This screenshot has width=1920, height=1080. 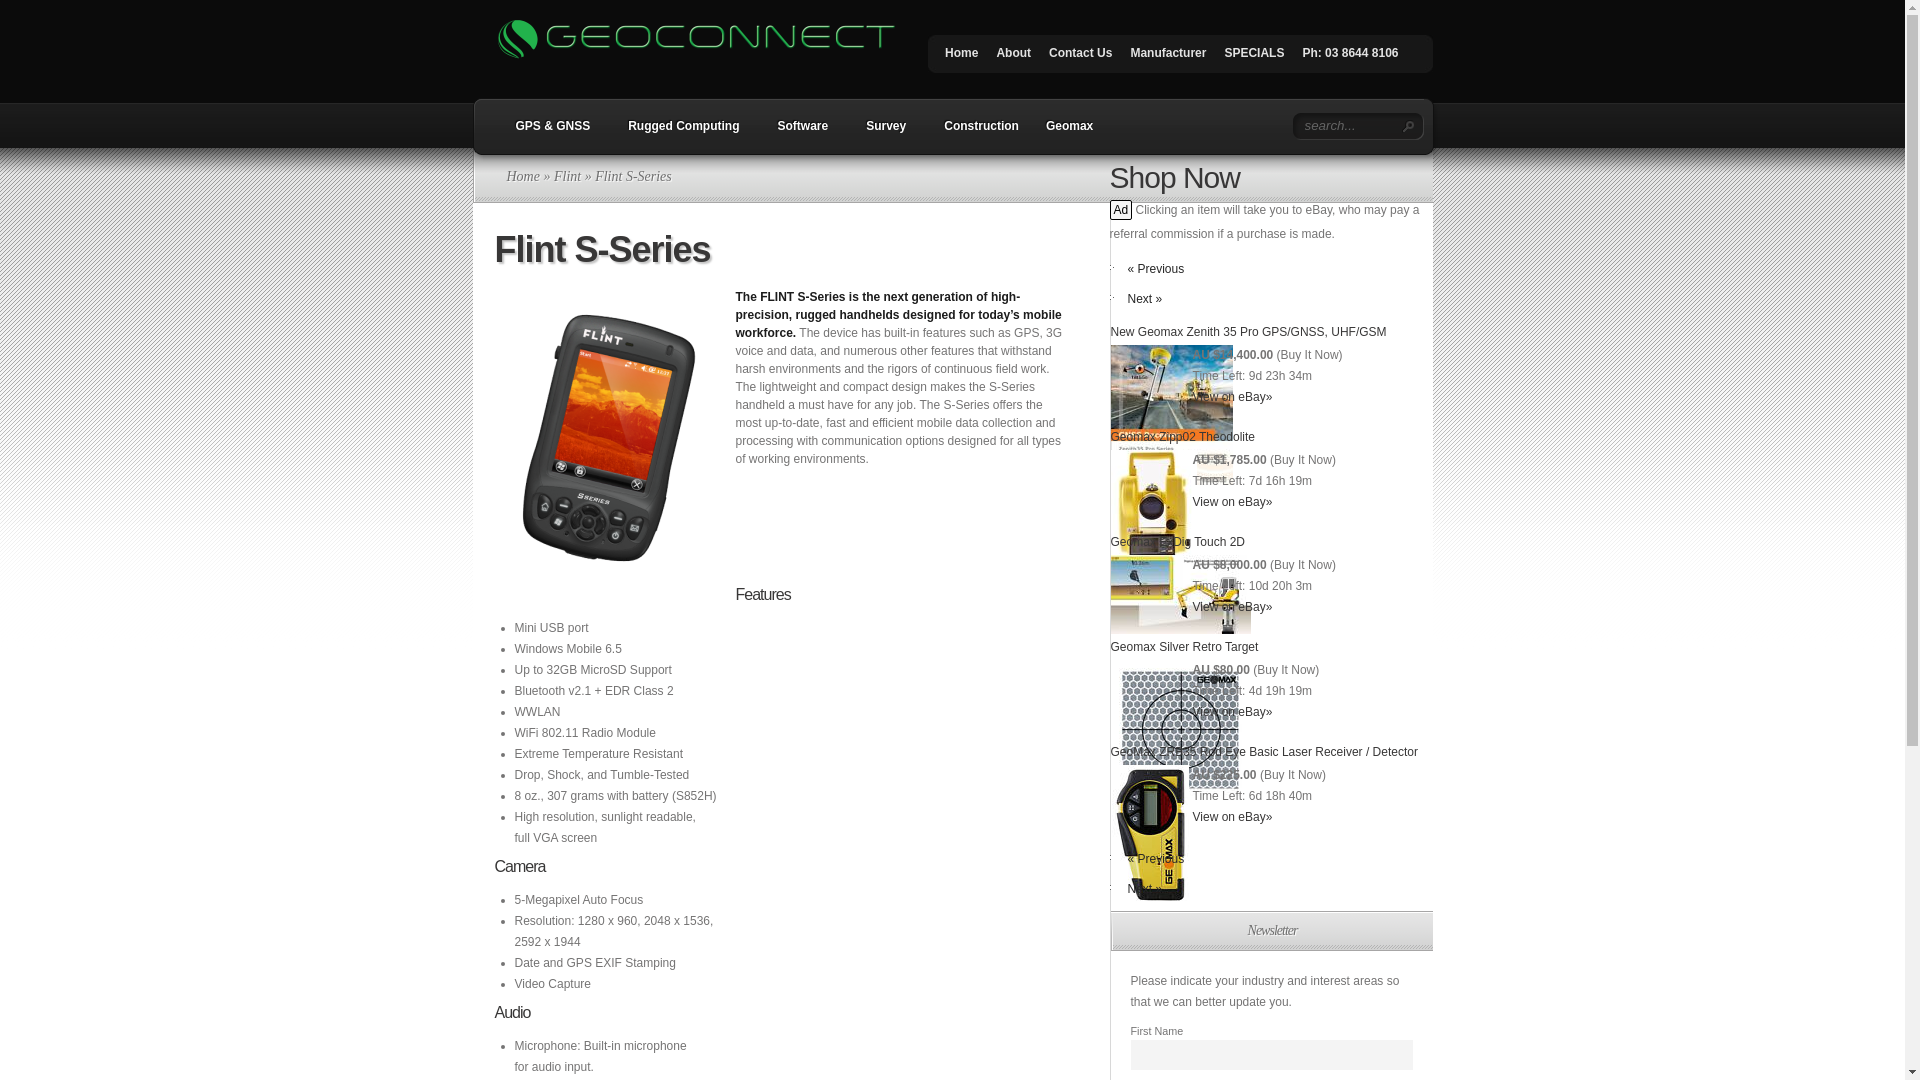 What do you see at coordinates (1068, 132) in the screenshot?
I see `'Geomax'` at bounding box center [1068, 132].